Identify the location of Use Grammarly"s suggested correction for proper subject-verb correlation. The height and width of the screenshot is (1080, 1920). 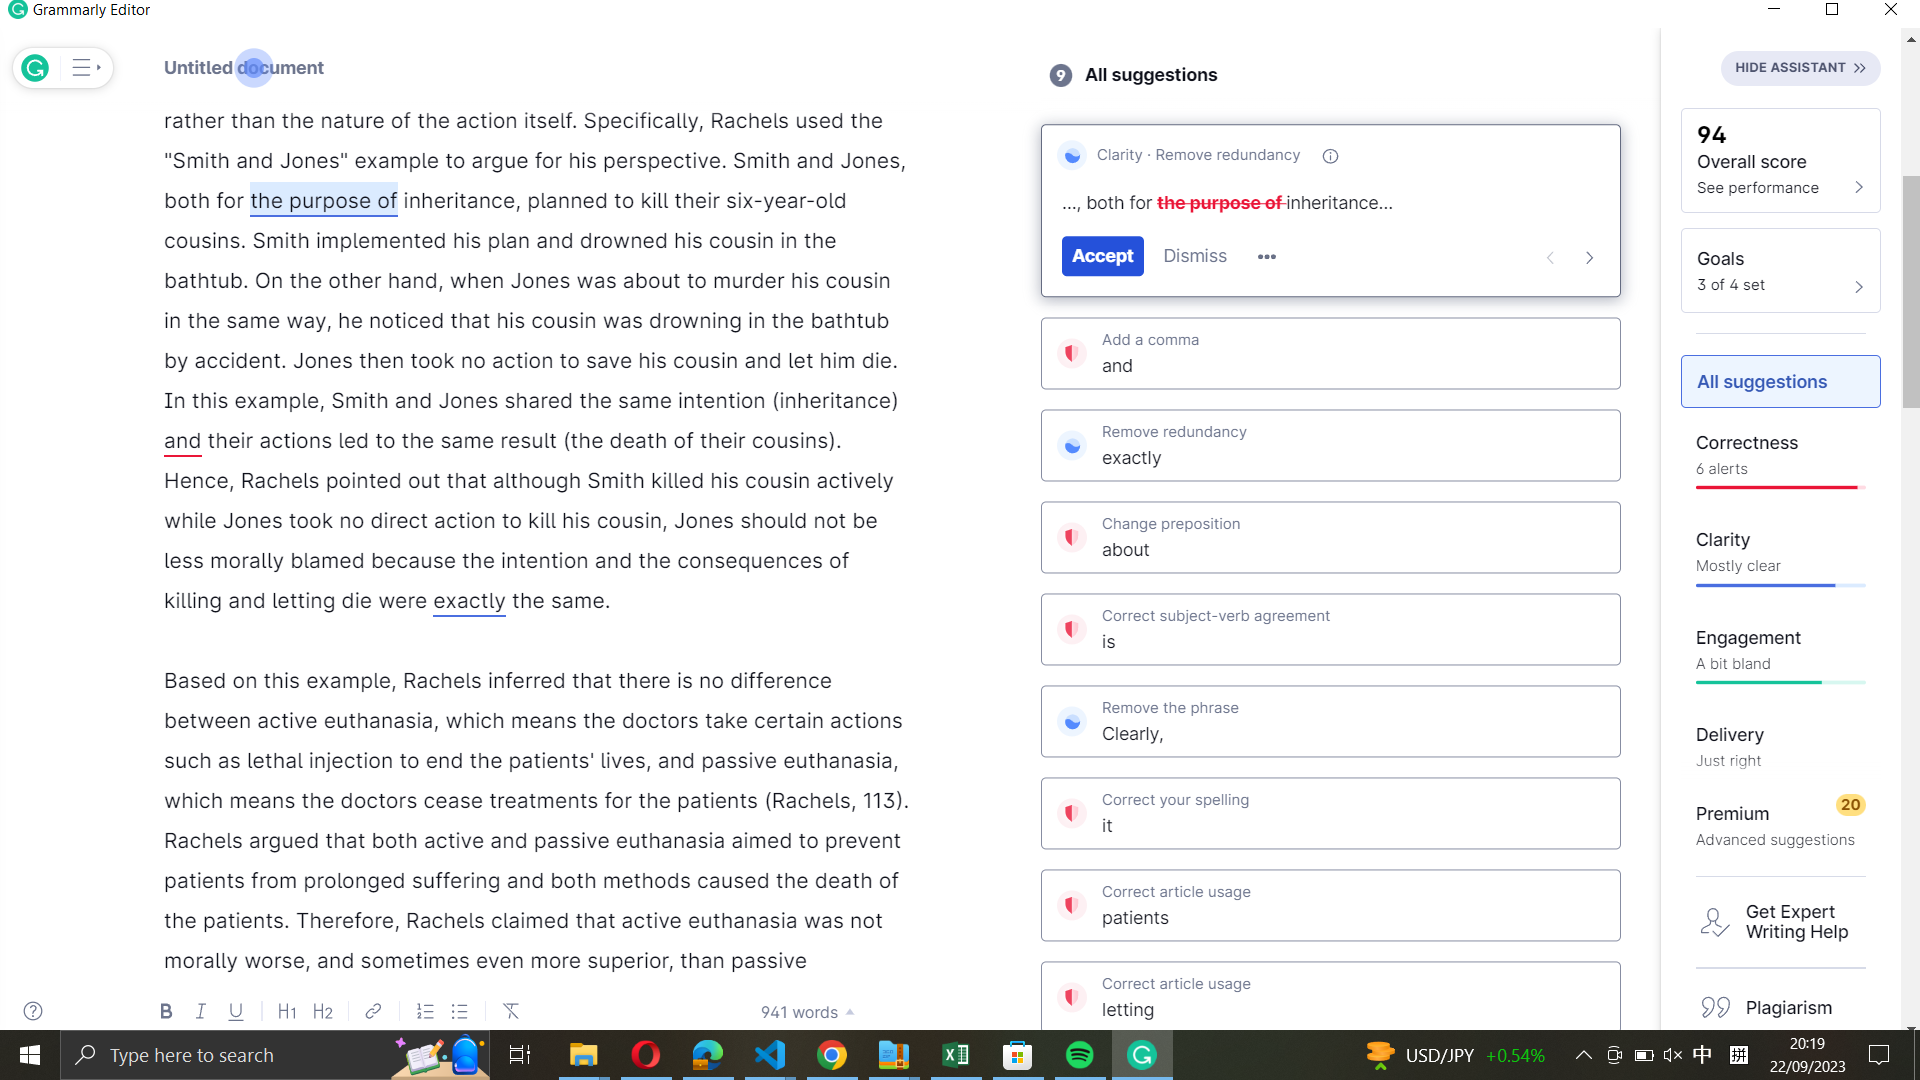
(1329, 630).